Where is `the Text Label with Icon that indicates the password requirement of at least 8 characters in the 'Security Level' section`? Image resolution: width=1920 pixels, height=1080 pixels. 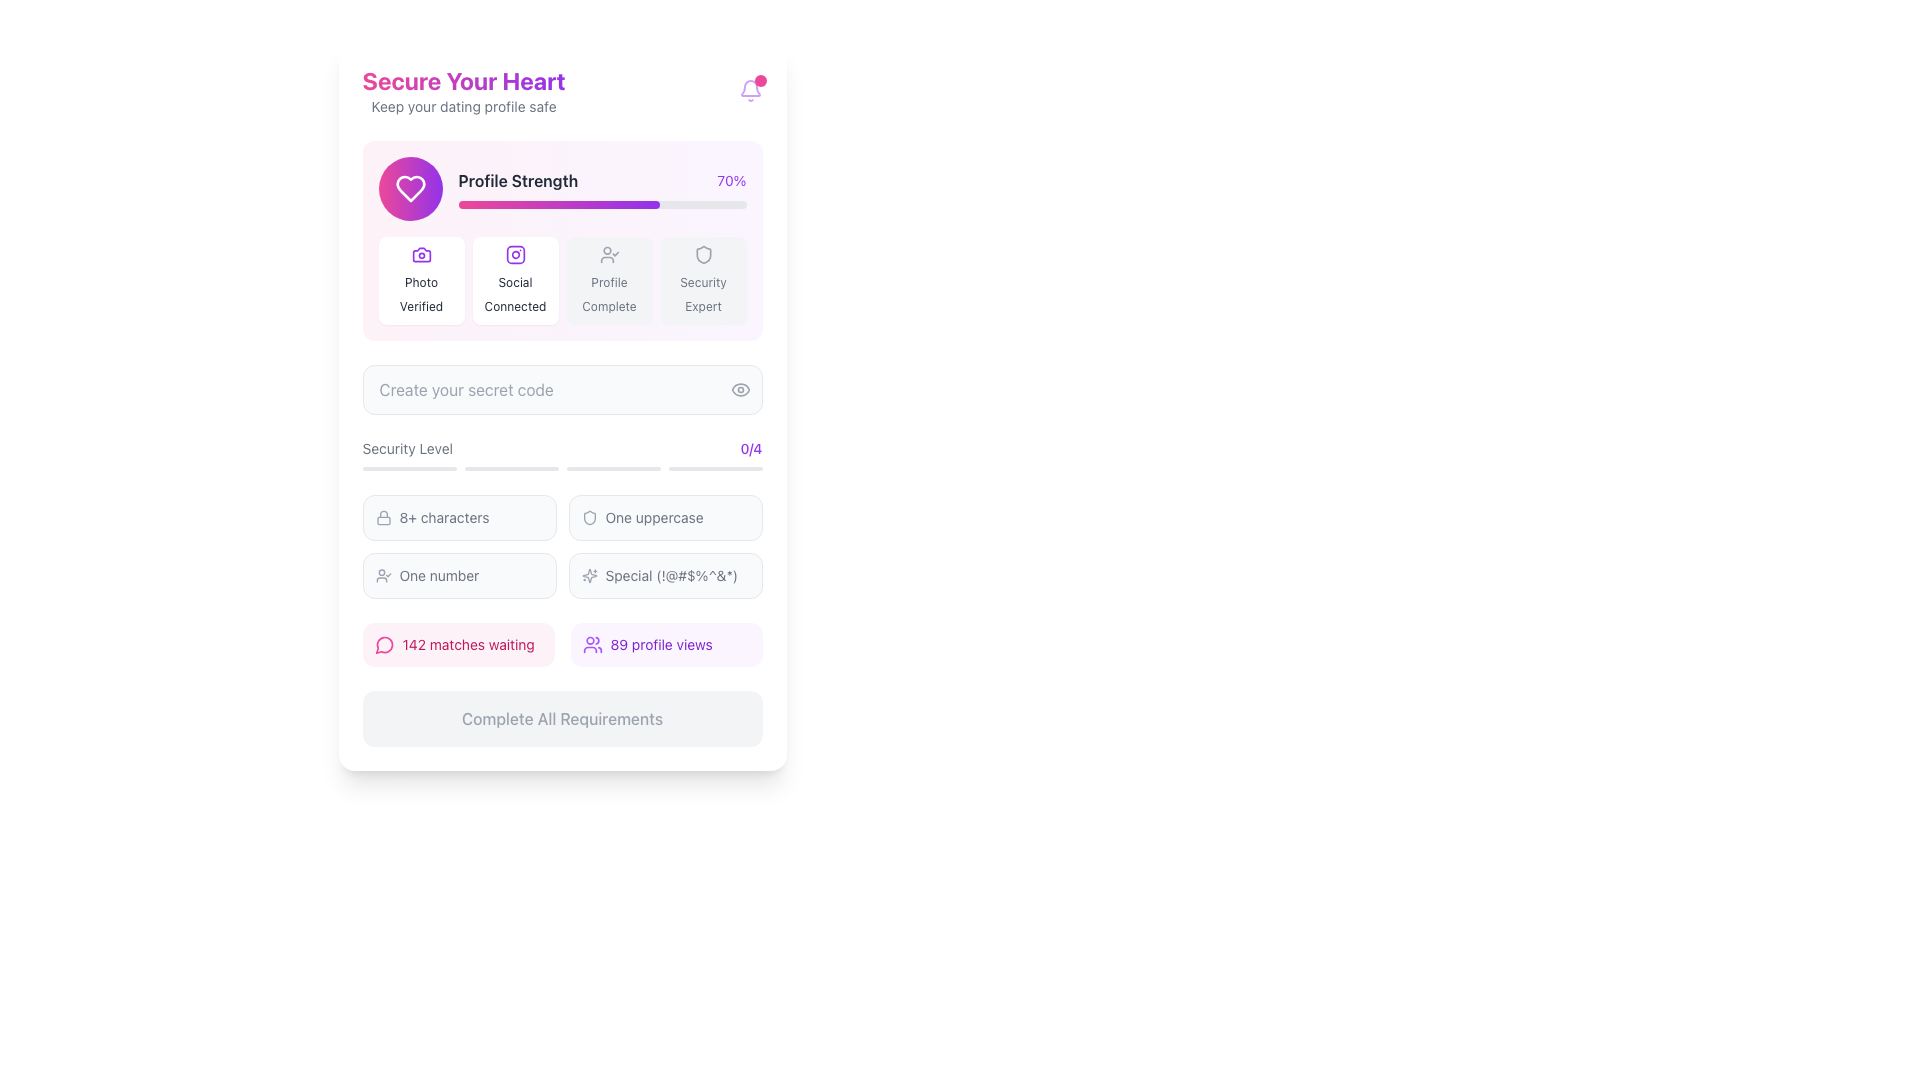
the Text Label with Icon that indicates the password requirement of at least 8 characters in the 'Security Level' section is located at coordinates (458, 516).